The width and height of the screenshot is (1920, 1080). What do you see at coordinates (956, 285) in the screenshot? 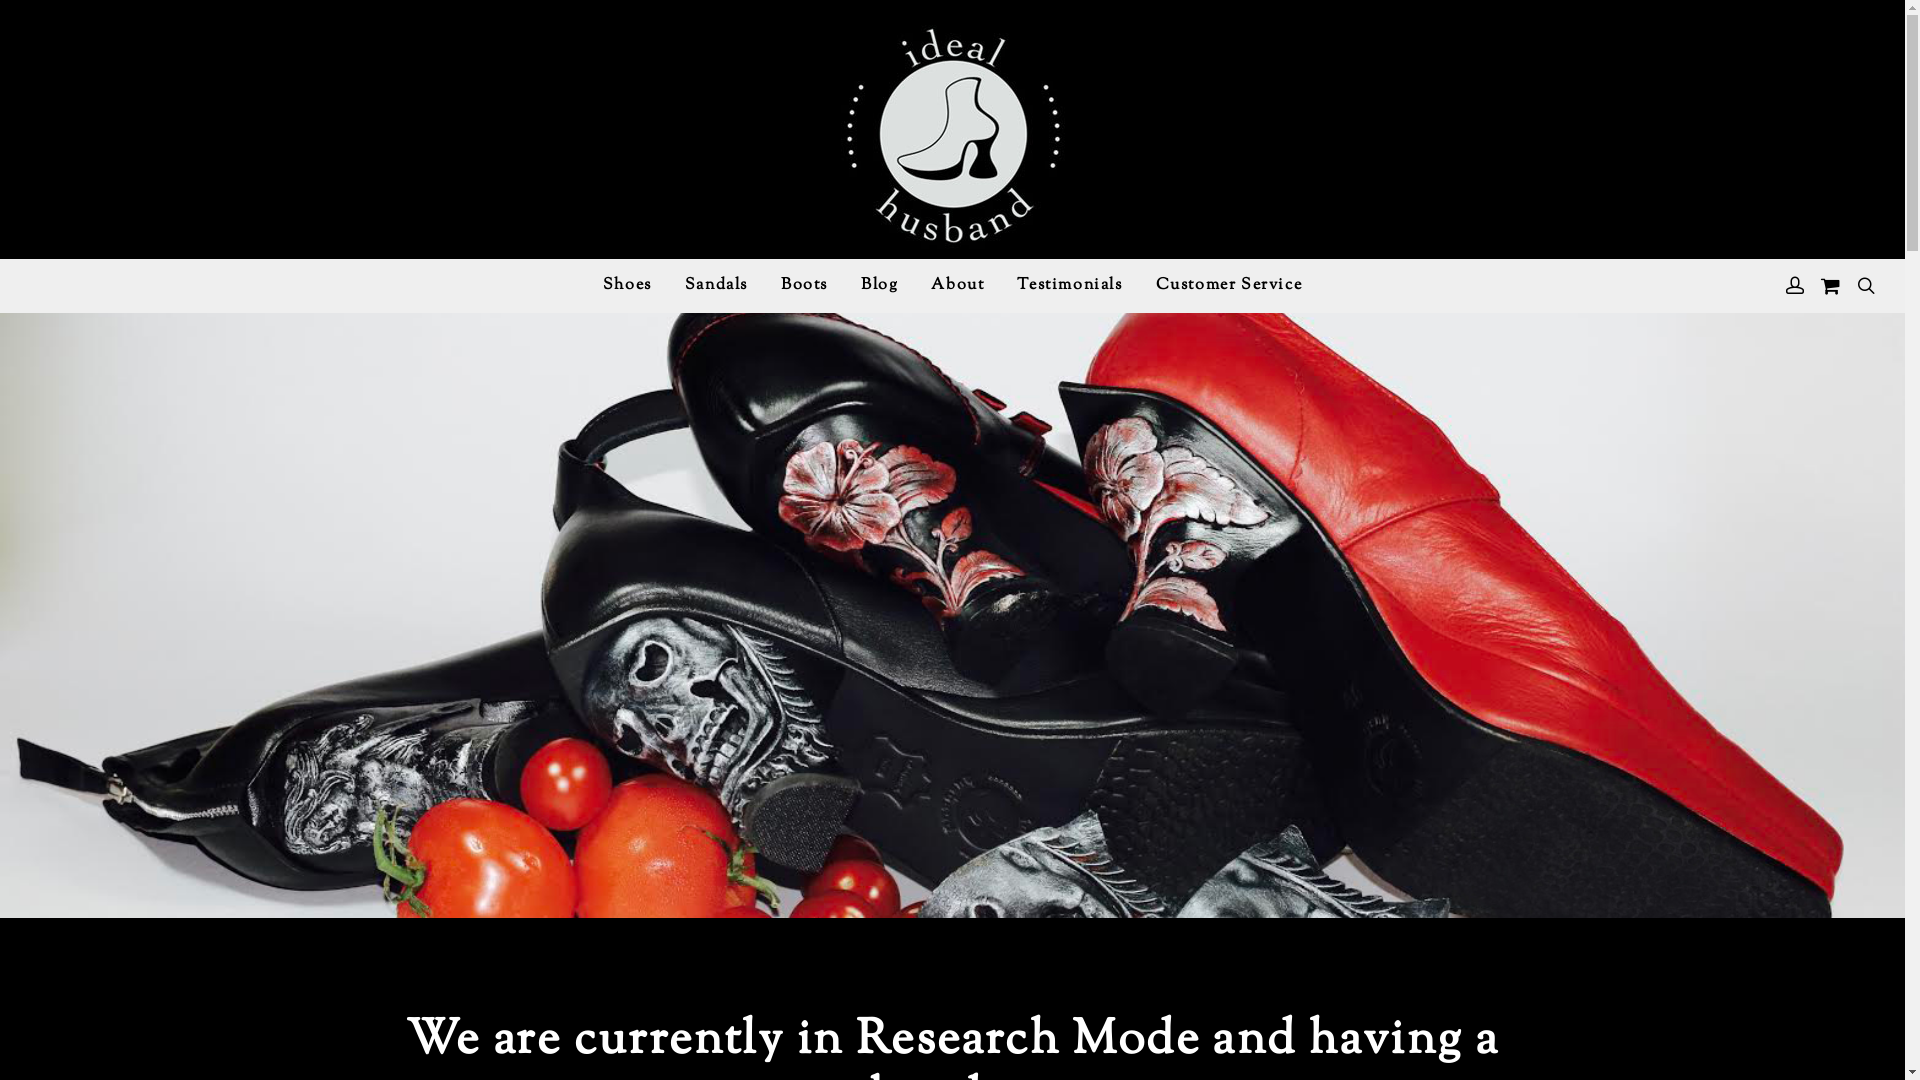
I see `'About'` at bounding box center [956, 285].